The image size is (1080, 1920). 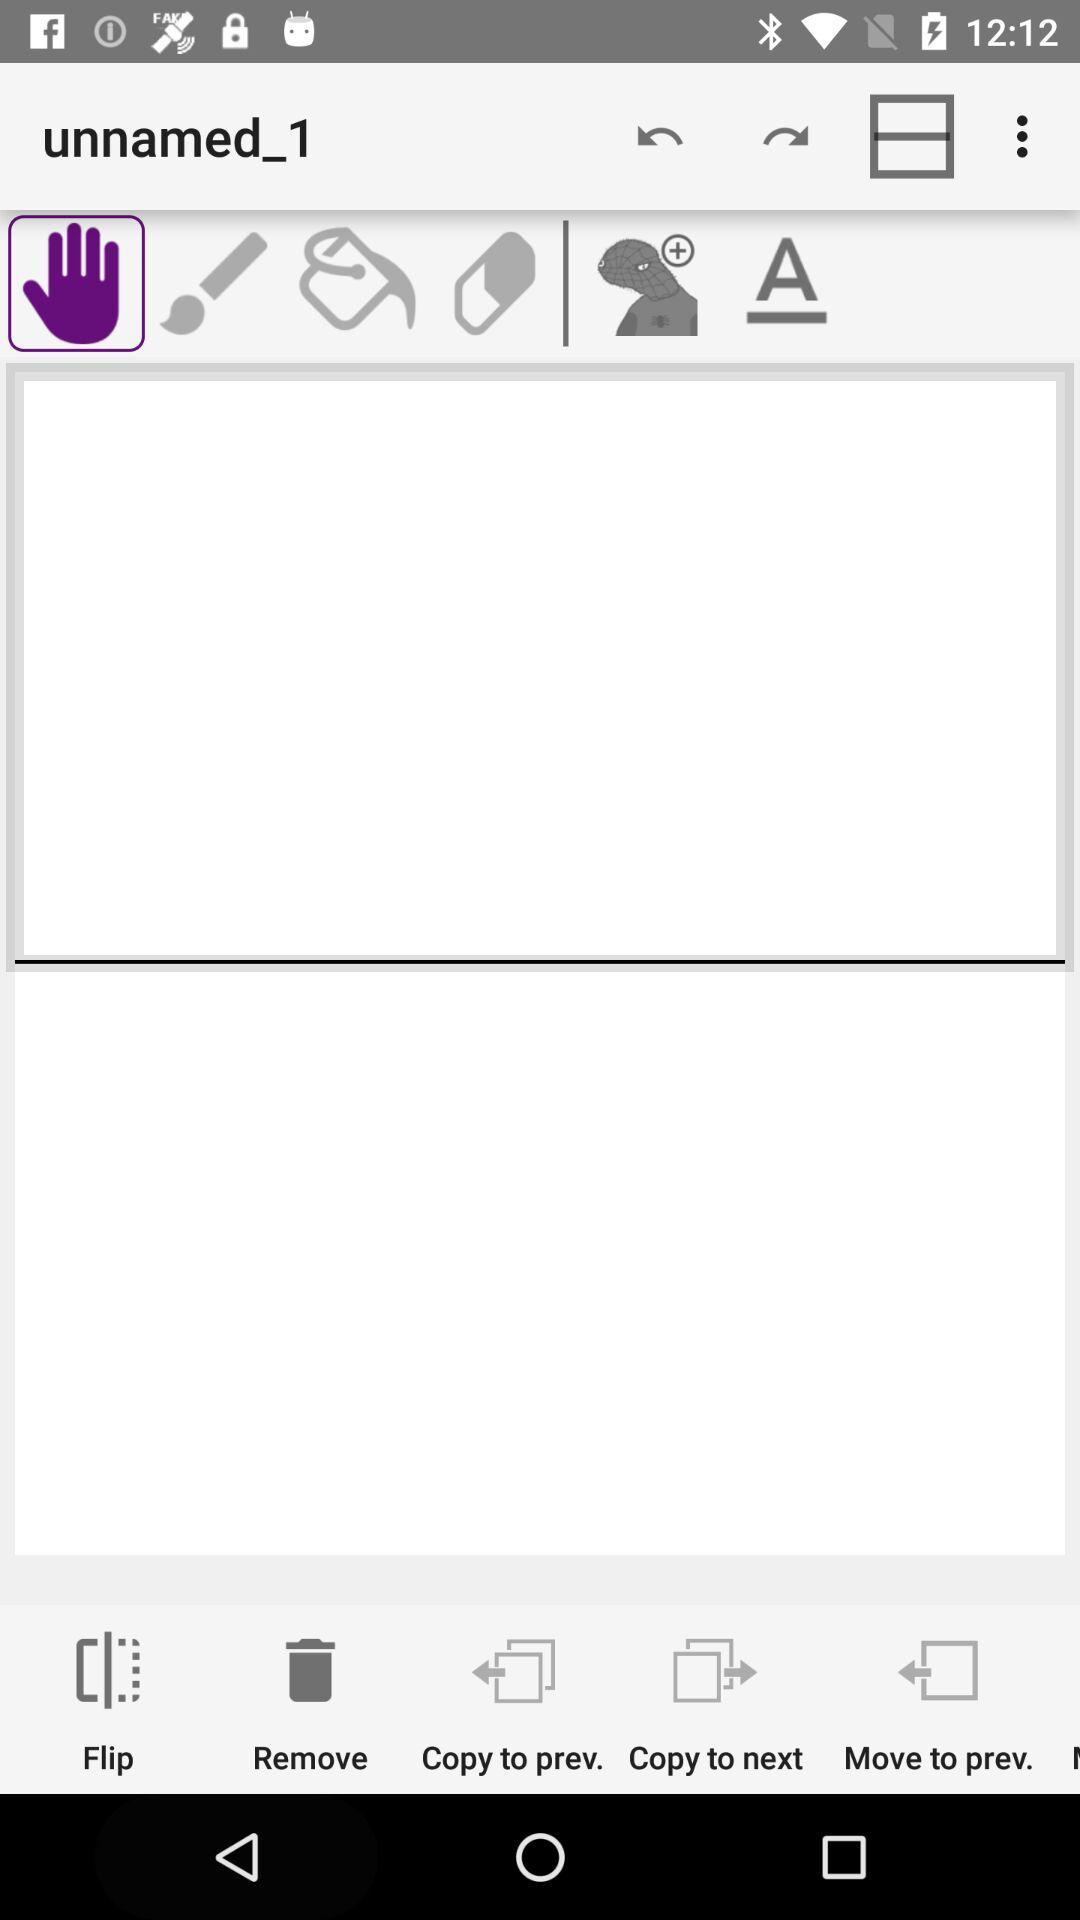 What do you see at coordinates (310, 1702) in the screenshot?
I see `item next to the copy to prev. item` at bounding box center [310, 1702].